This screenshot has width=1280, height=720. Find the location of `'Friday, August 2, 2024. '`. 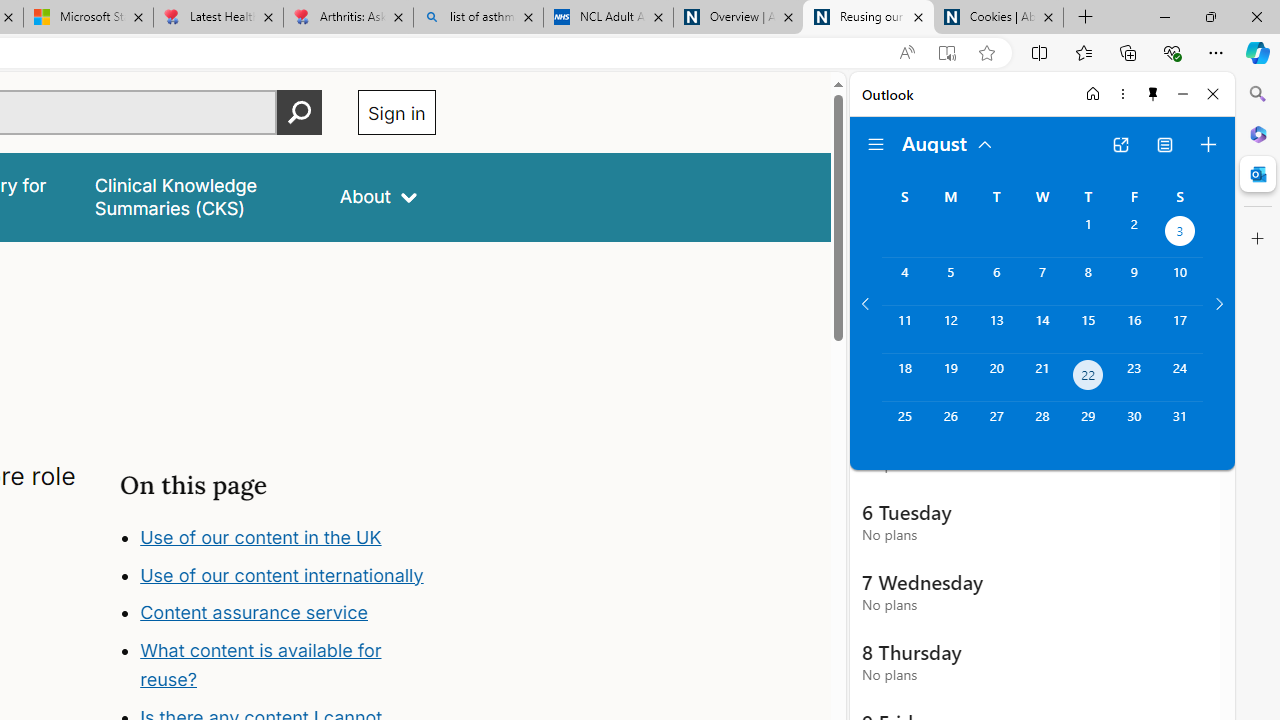

'Friday, August 2, 2024. ' is located at coordinates (1134, 232).